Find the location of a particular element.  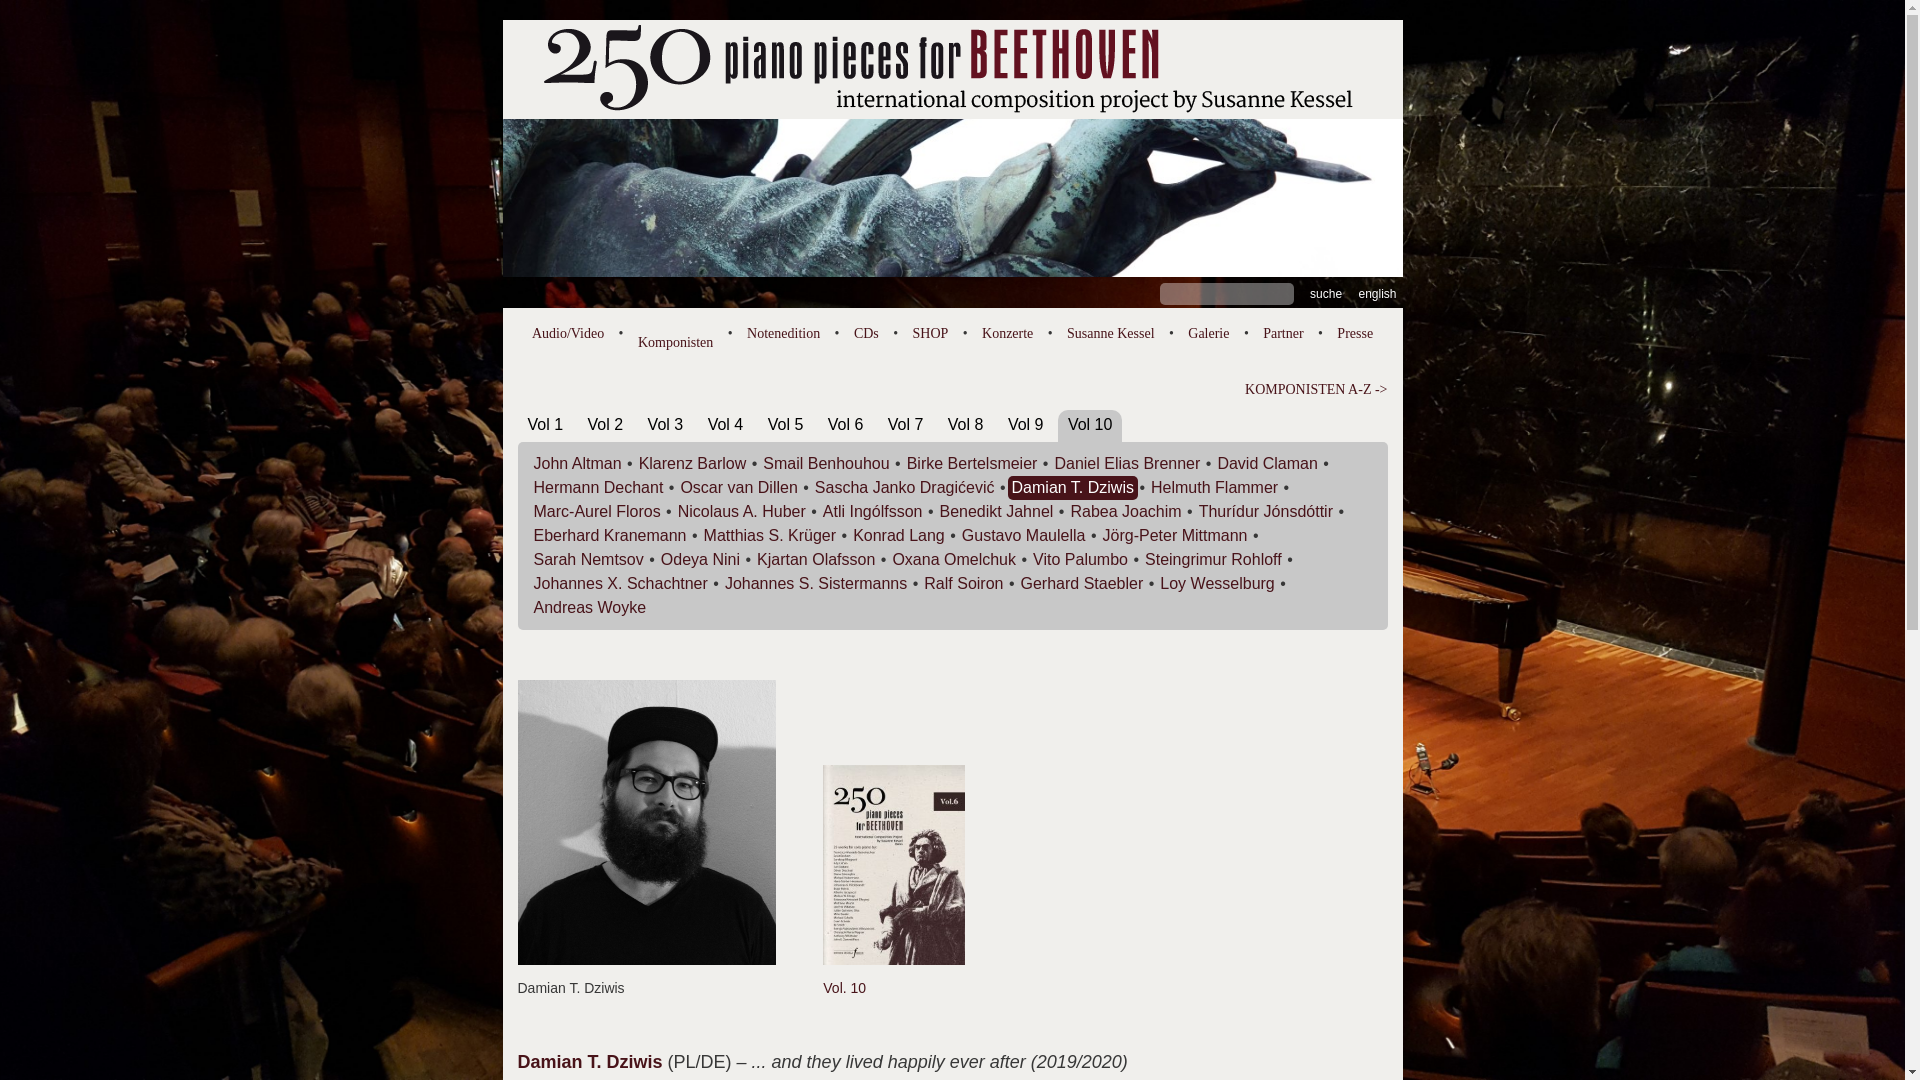

'Vol. 10' is located at coordinates (822, 976).